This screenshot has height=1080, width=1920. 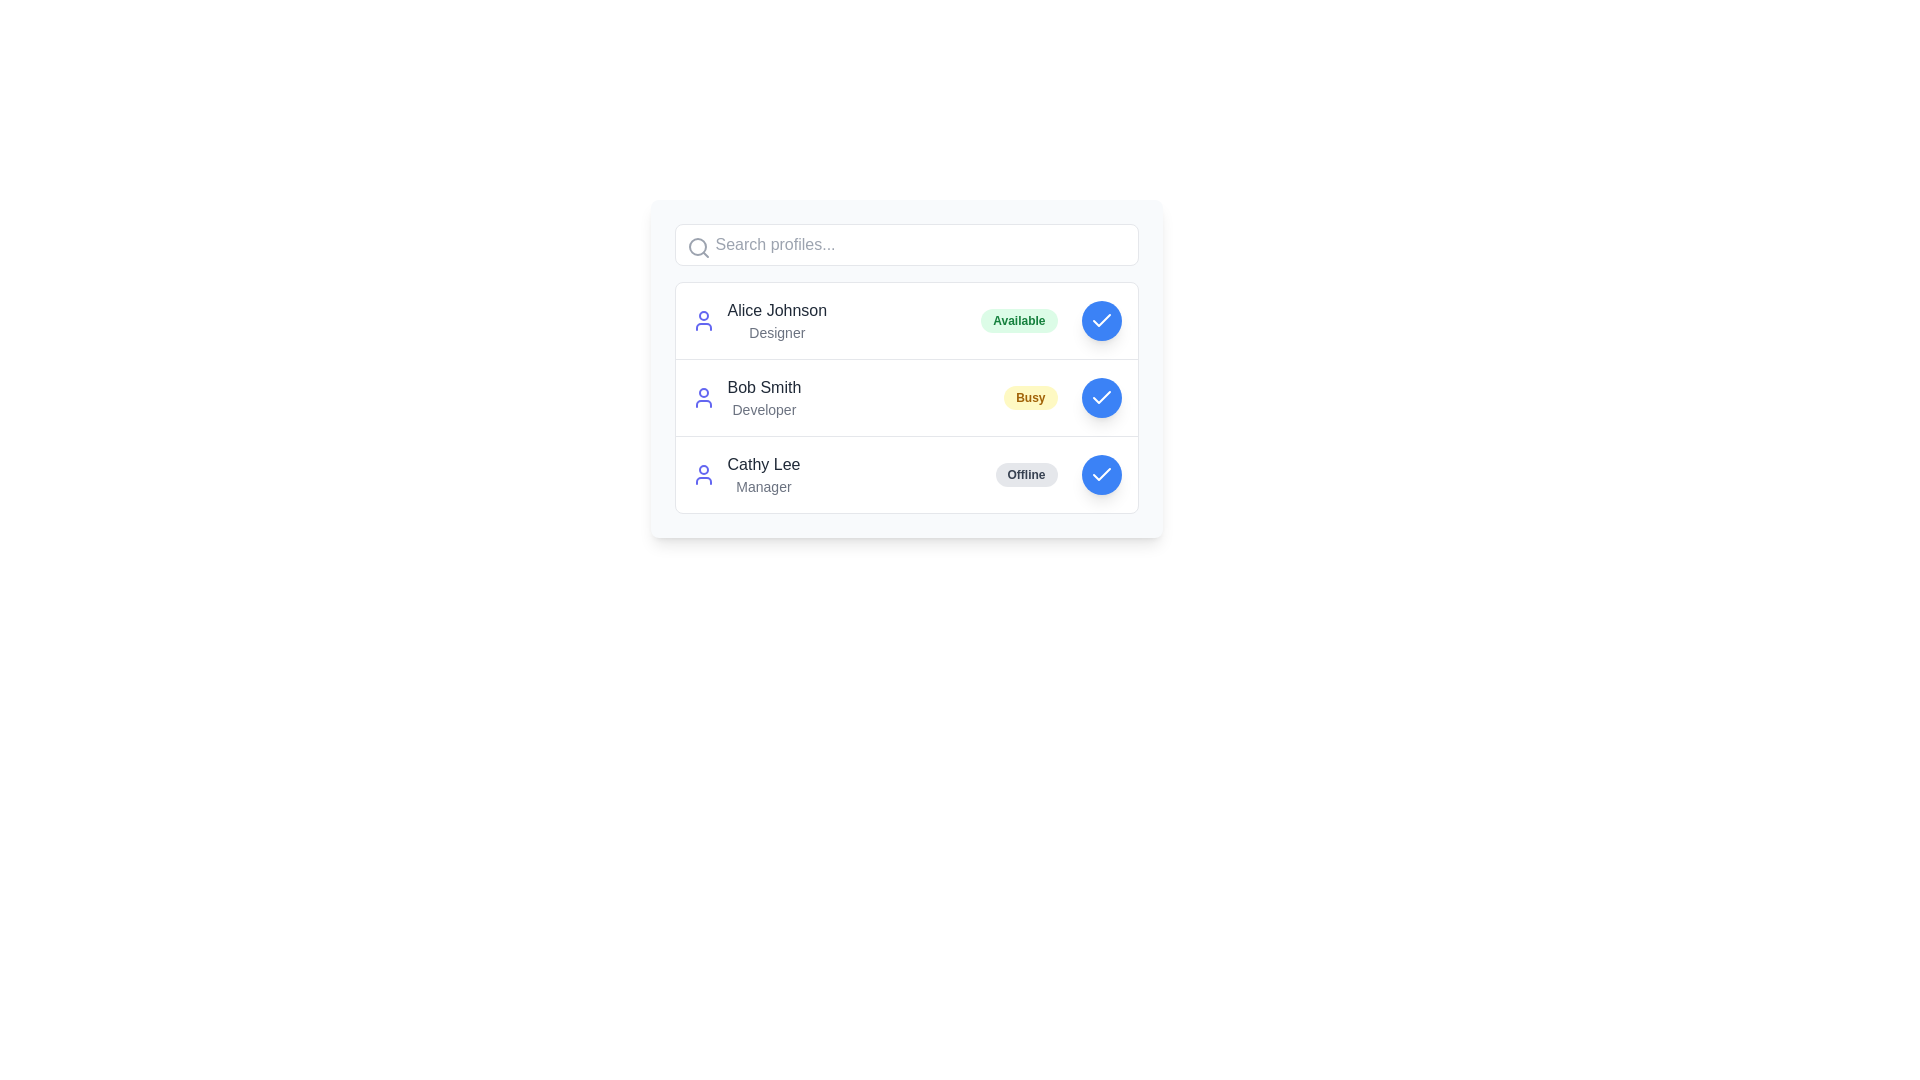 What do you see at coordinates (905, 244) in the screenshot?
I see `the search bar at the top of the user profile card layout to focus it` at bounding box center [905, 244].